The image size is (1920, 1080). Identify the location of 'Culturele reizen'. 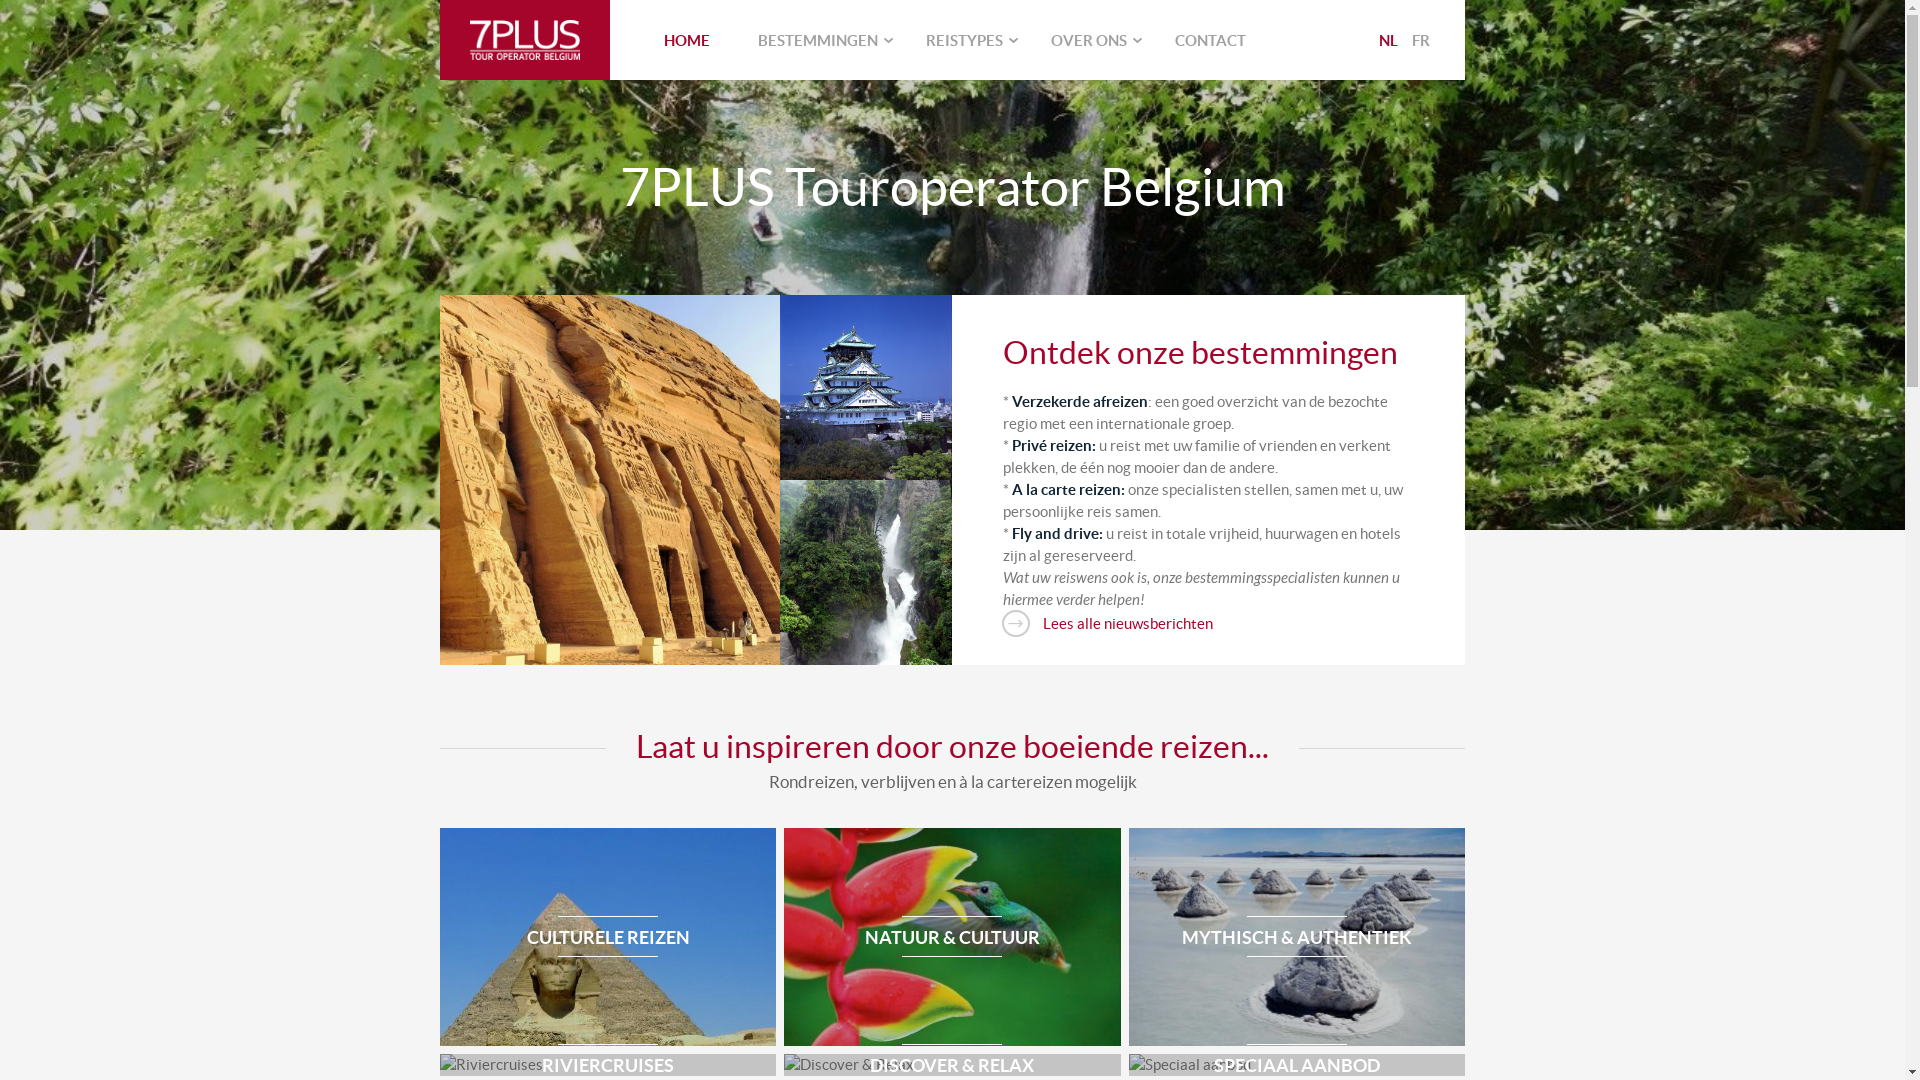
(607, 936).